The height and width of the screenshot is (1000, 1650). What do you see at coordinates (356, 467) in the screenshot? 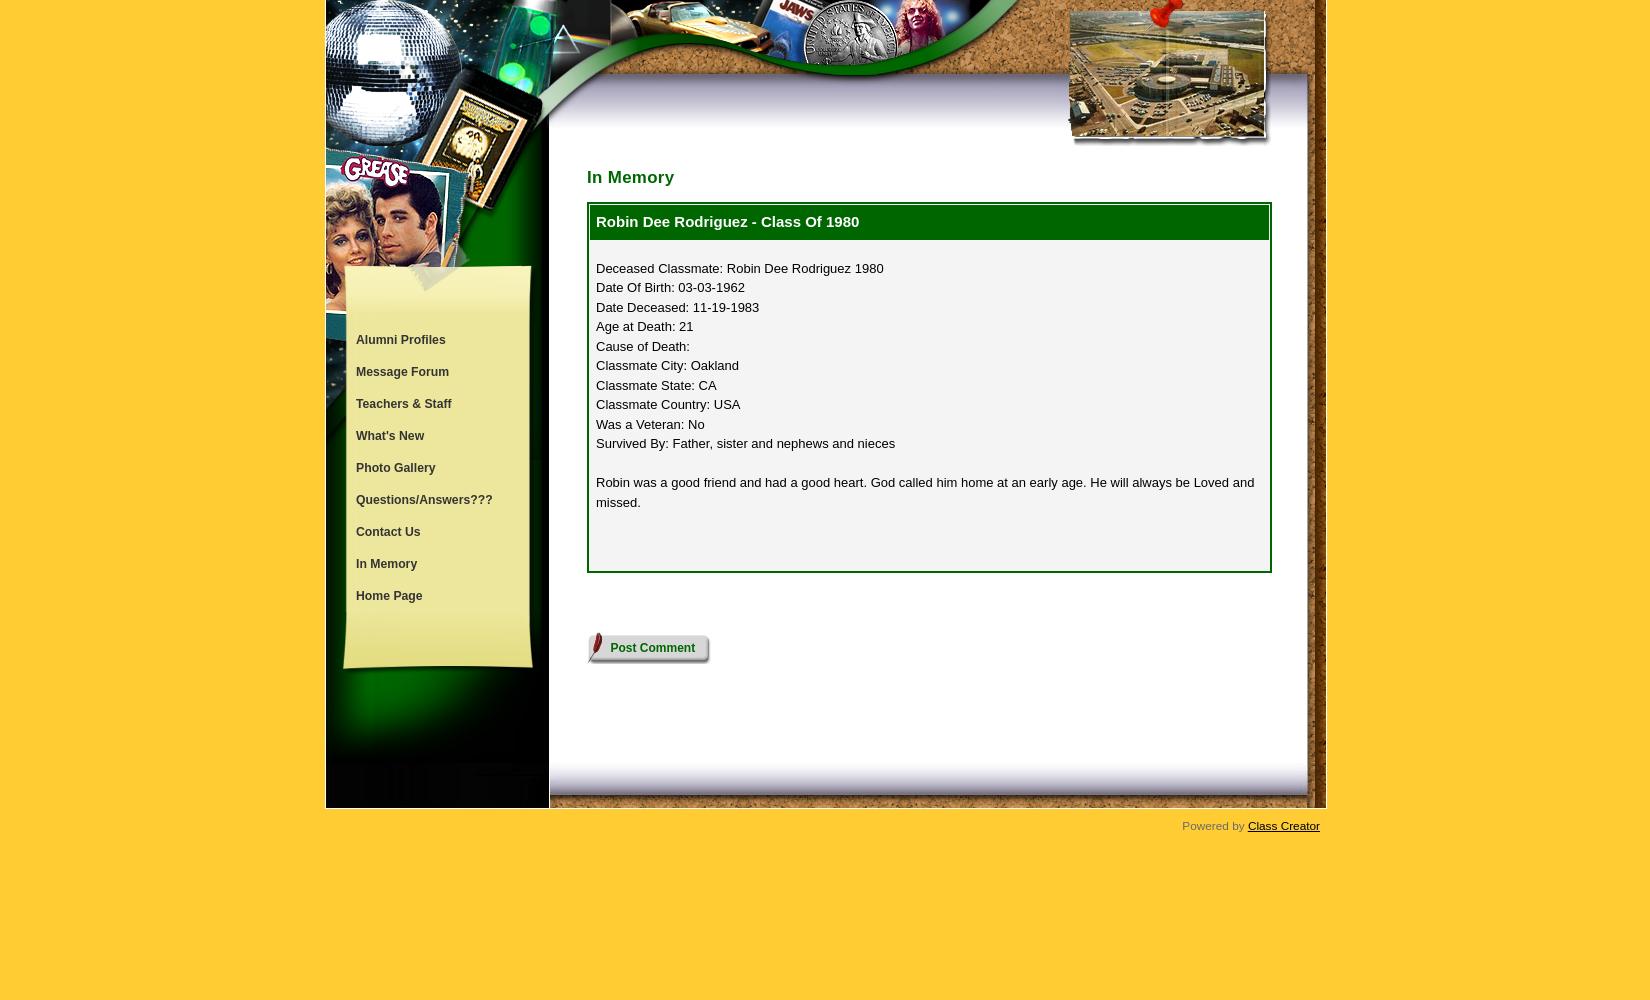
I see `'Photo Gallery'` at bounding box center [356, 467].